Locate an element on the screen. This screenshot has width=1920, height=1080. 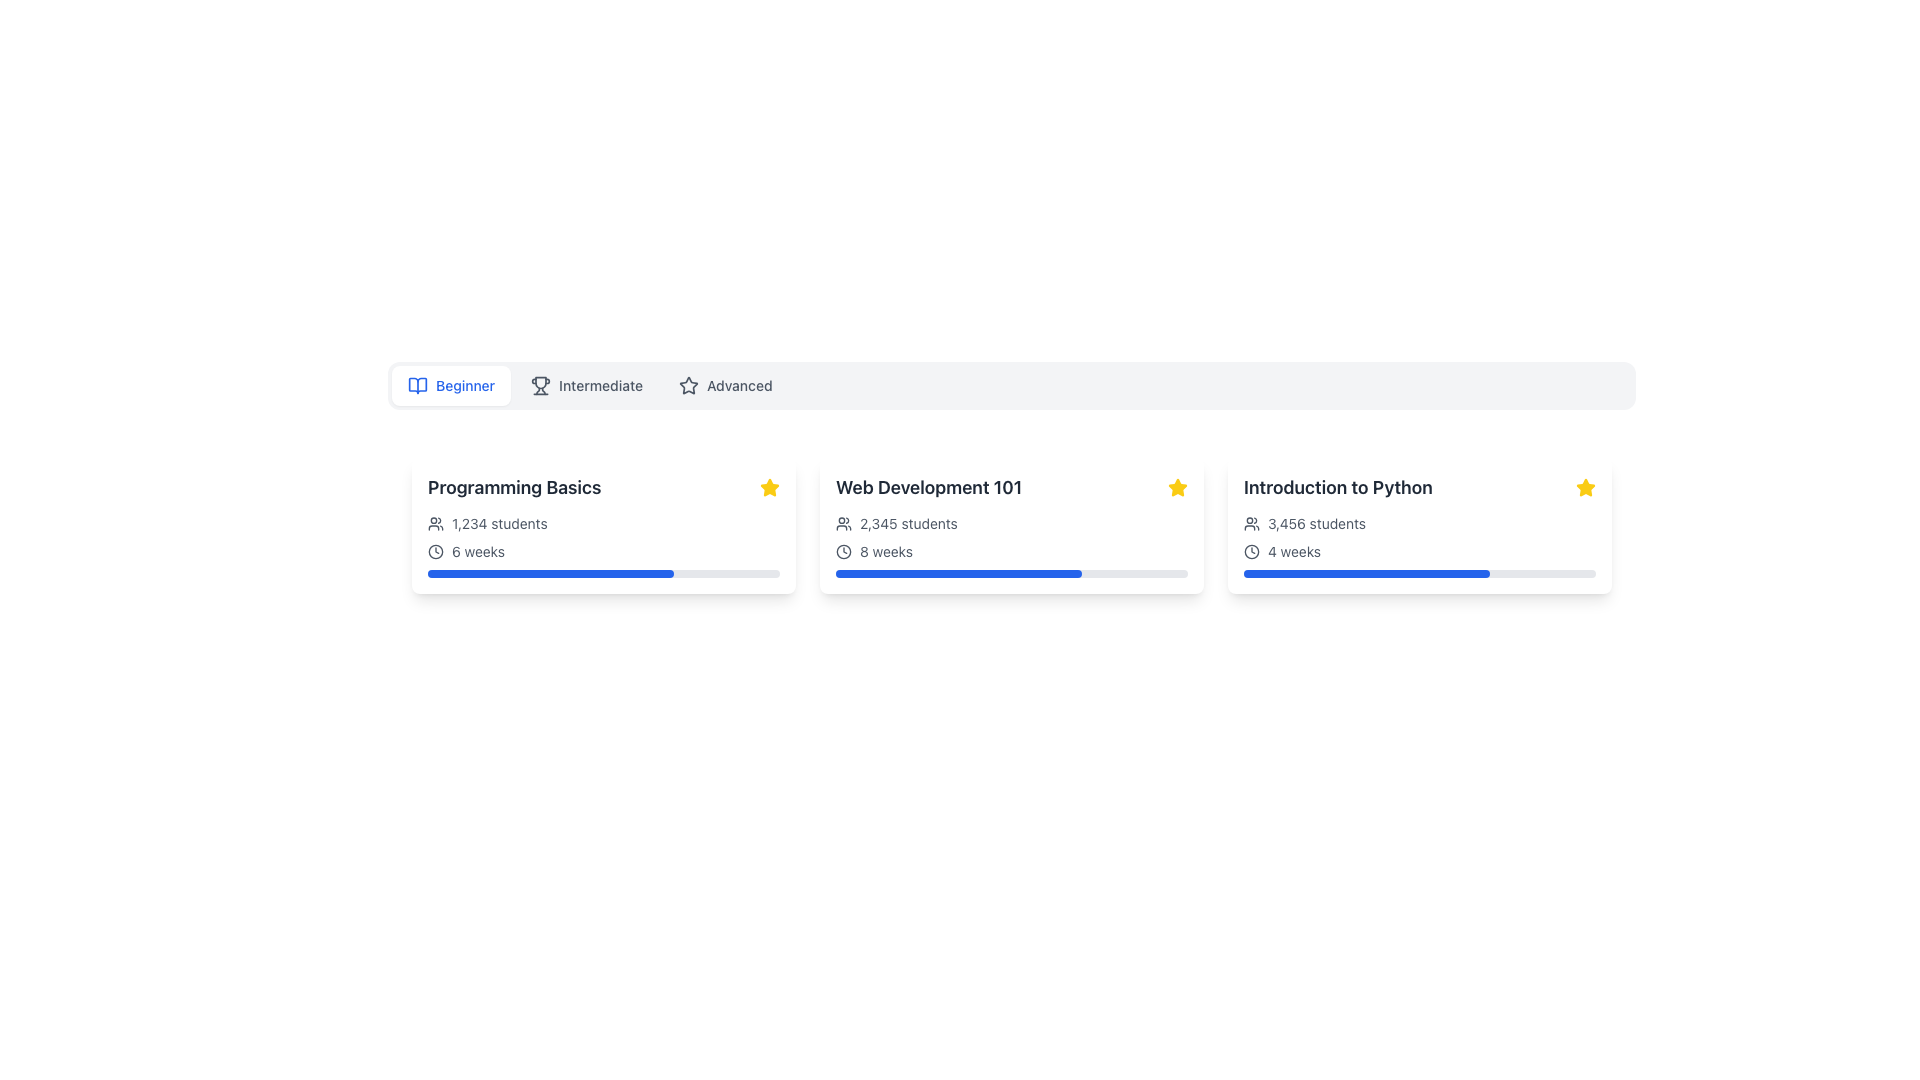
the progress bar indicating 70% completion located at the bottom of the 'Web Development 101' card is located at coordinates (958, 574).